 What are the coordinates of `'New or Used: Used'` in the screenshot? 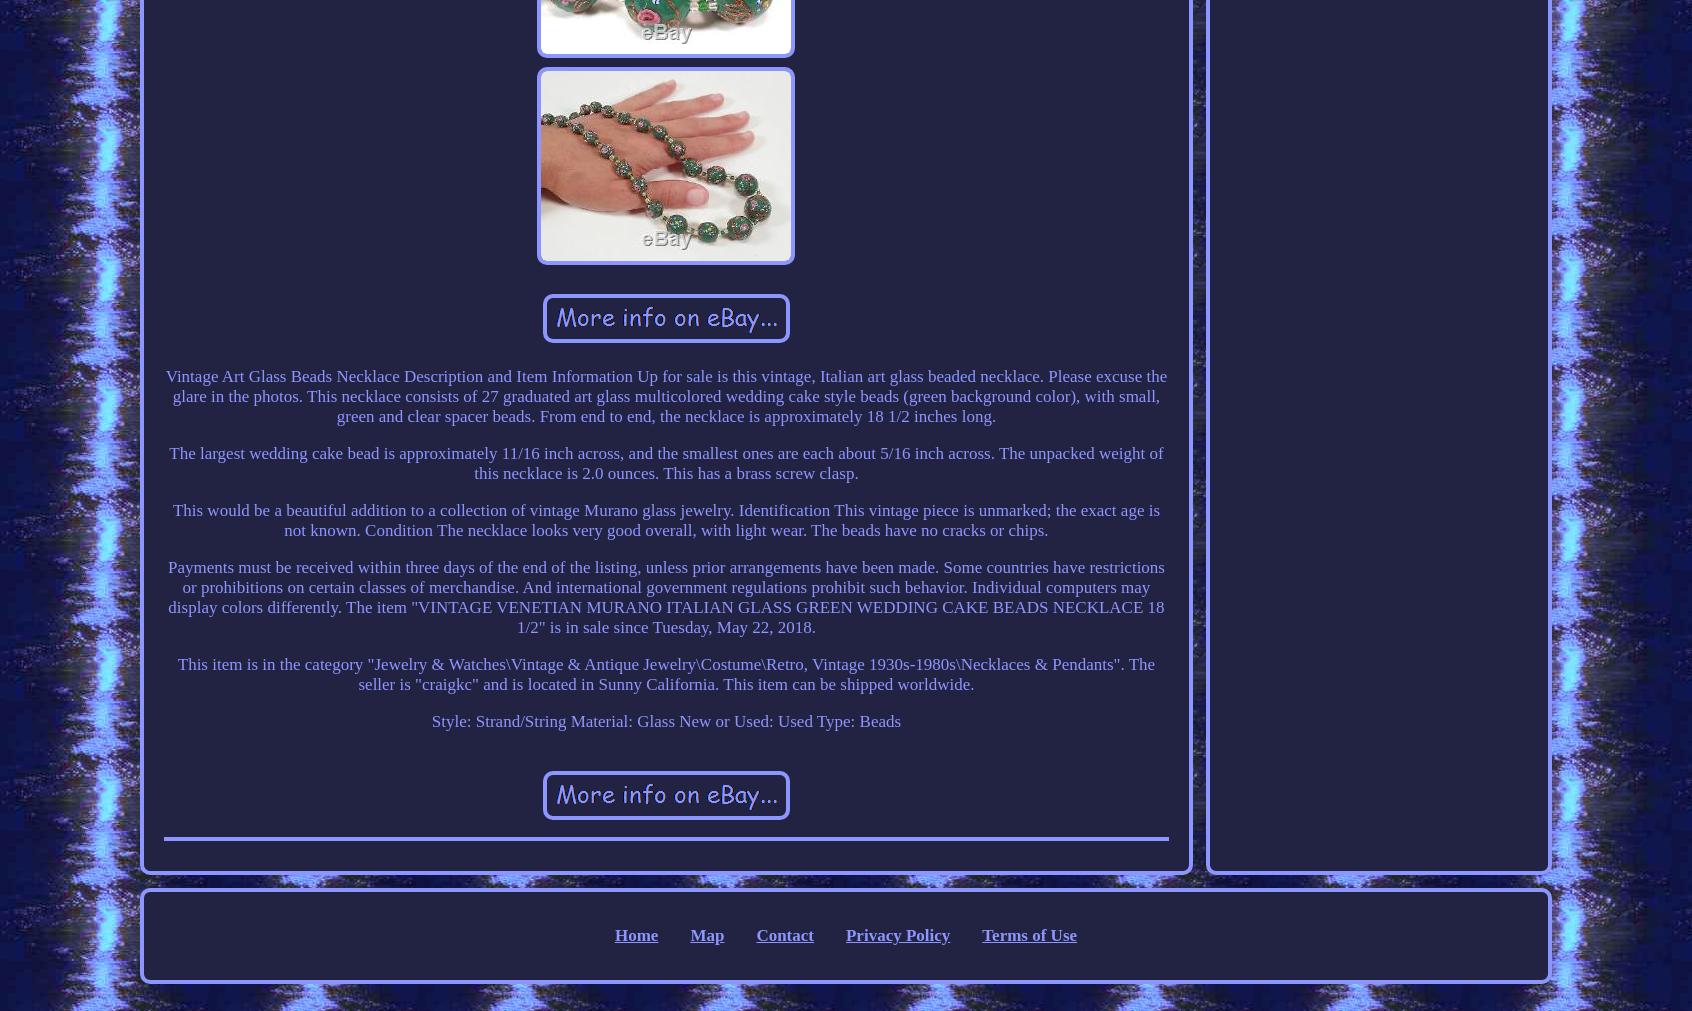 It's located at (678, 719).